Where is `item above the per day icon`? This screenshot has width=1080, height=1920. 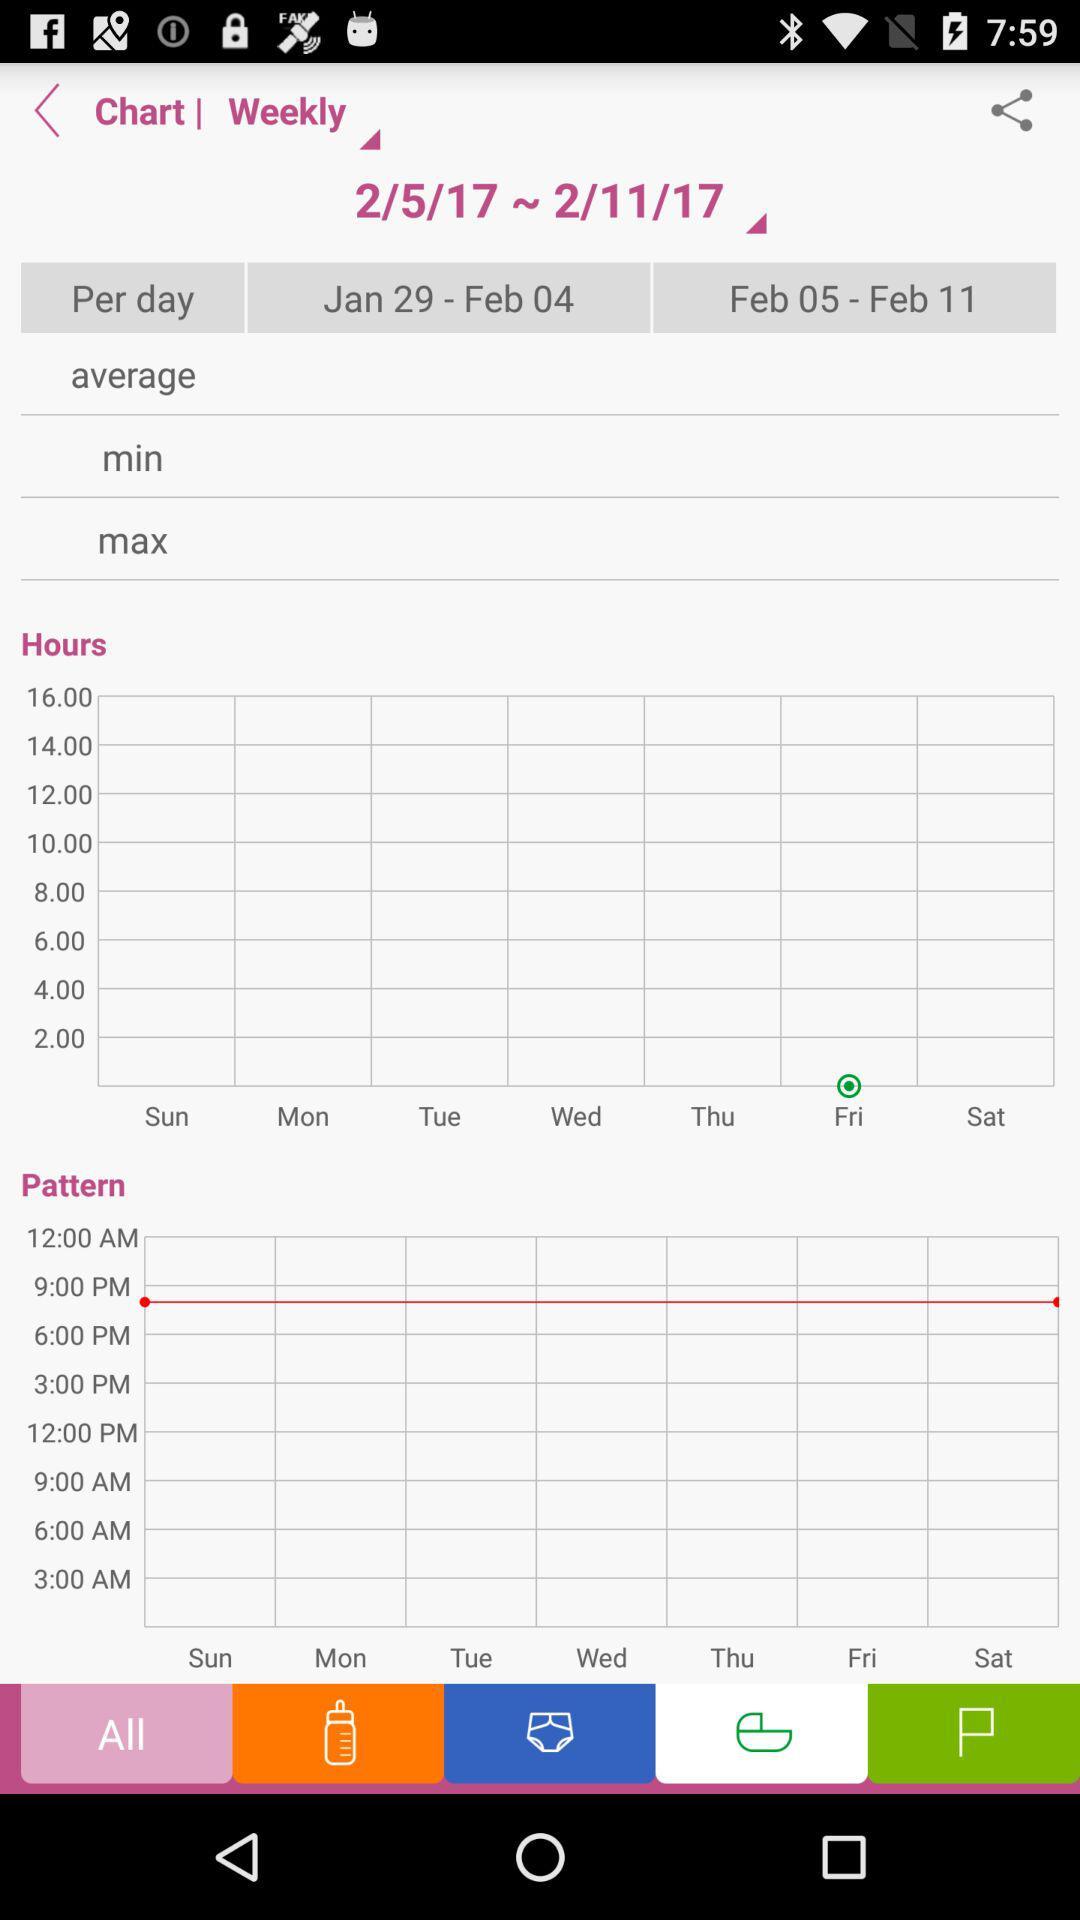
item above the per day icon is located at coordinates (46, 109).